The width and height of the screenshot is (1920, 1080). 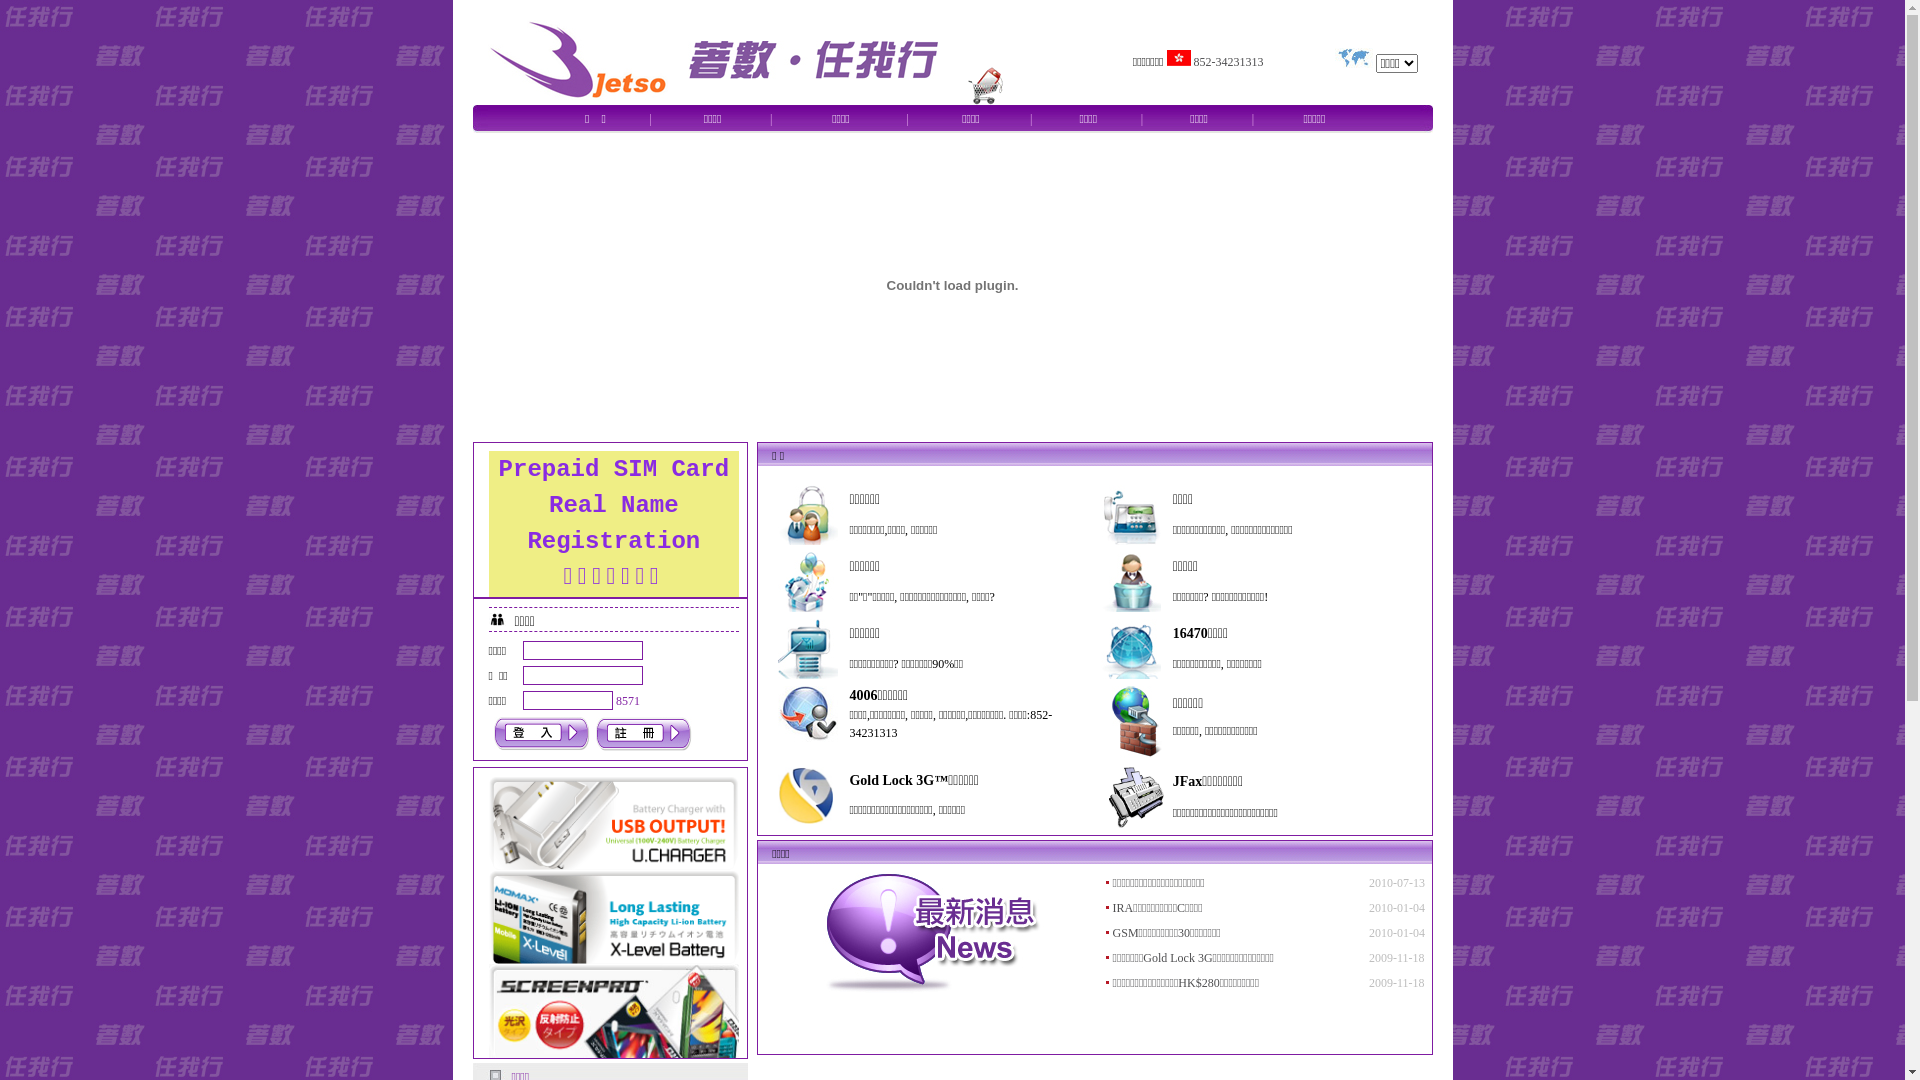 I want to click on '852-34231313', so click(x=1227, y=60).